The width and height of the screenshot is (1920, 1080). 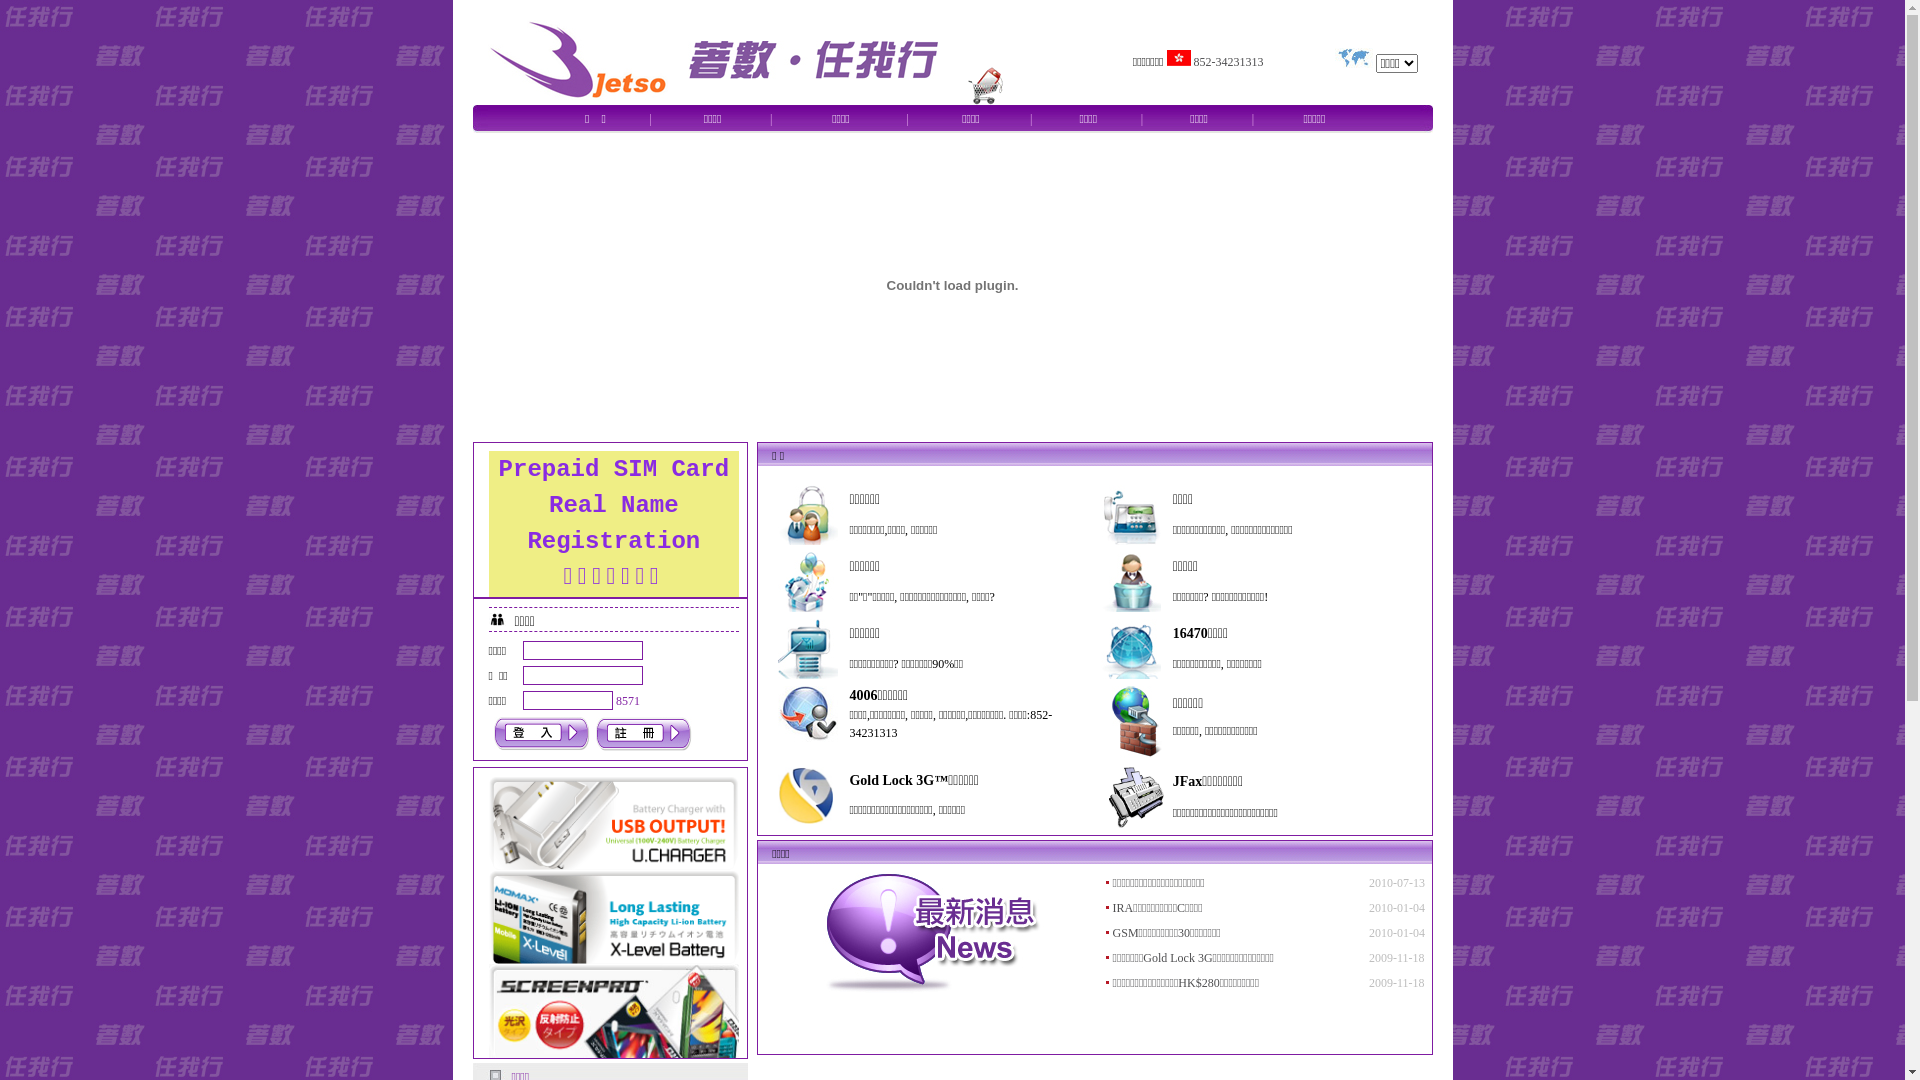 I want to click on '852-34231313', so click(x=1227, y=60).